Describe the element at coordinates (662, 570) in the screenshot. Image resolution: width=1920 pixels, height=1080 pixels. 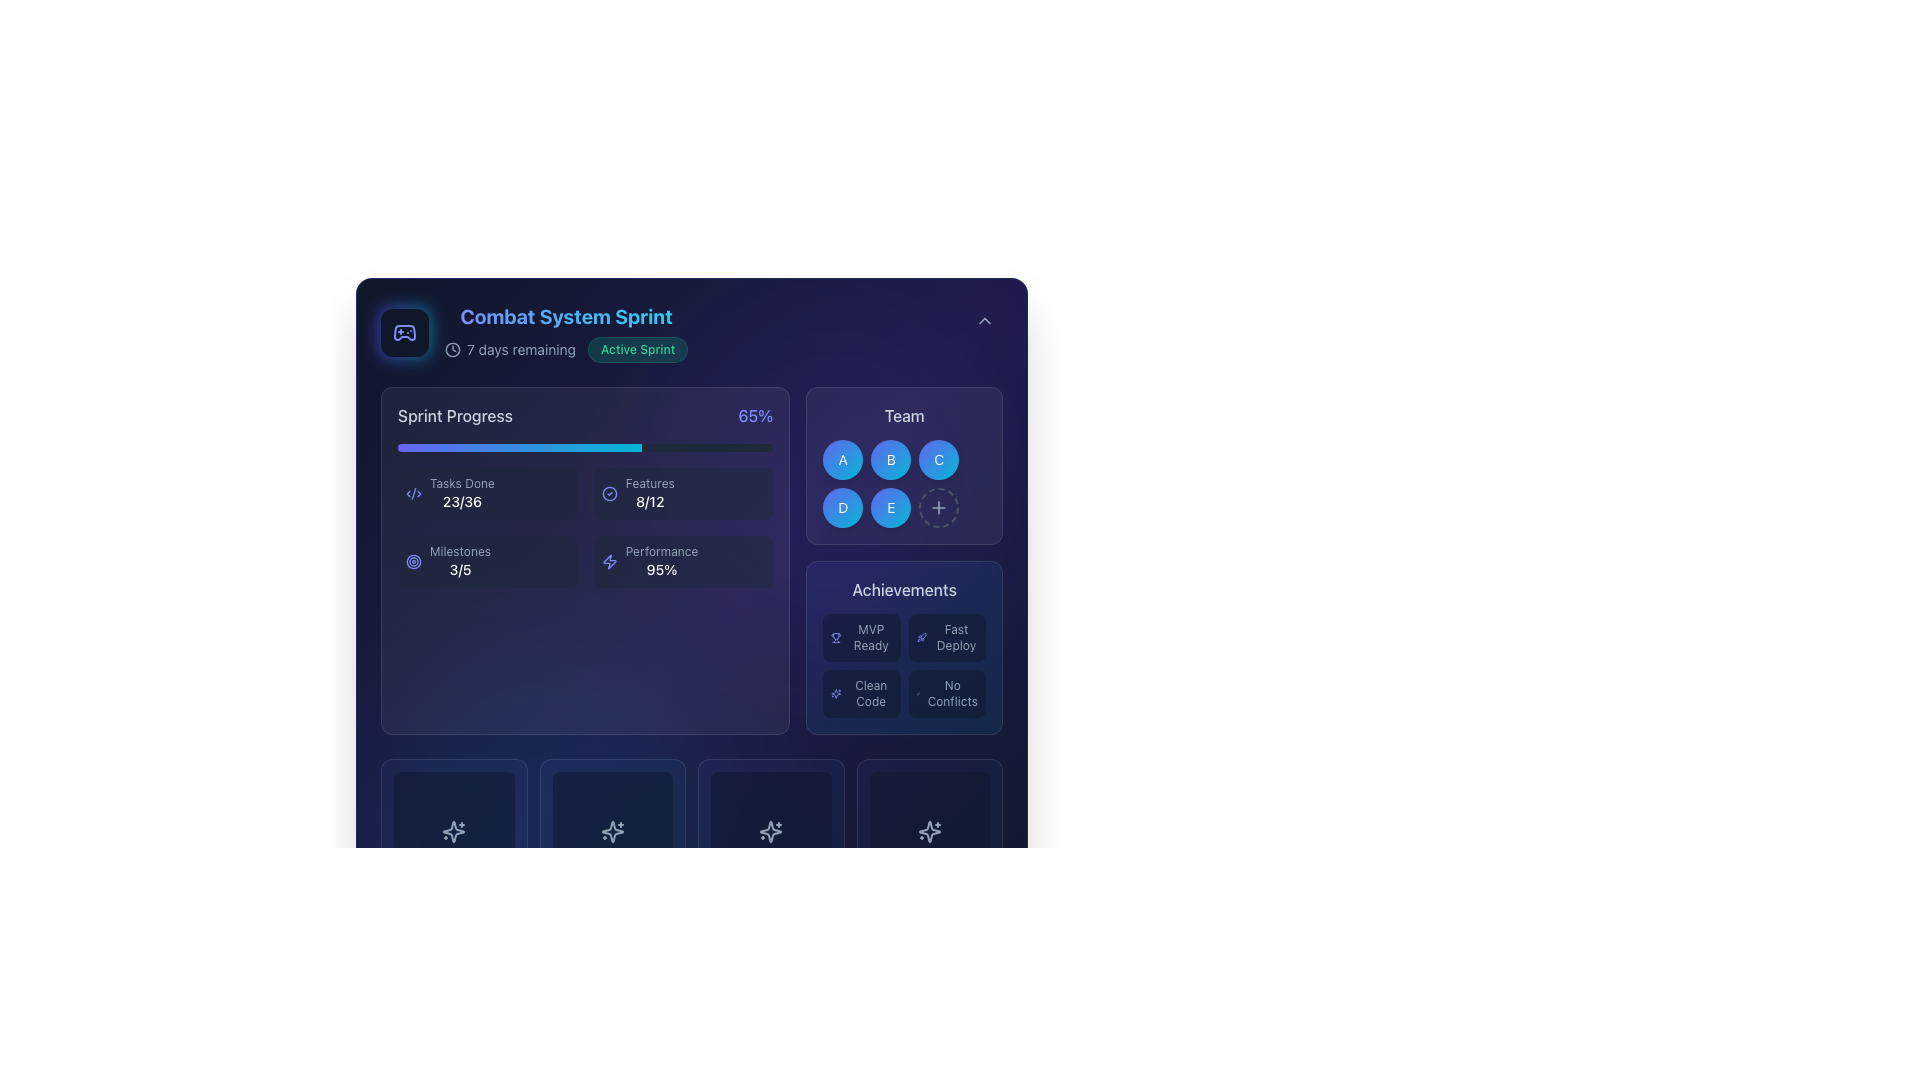
I see `percentage value displayed in the text label showing '95%' within the 'Performance' card in the 'Sprint Progress' section` at that location.